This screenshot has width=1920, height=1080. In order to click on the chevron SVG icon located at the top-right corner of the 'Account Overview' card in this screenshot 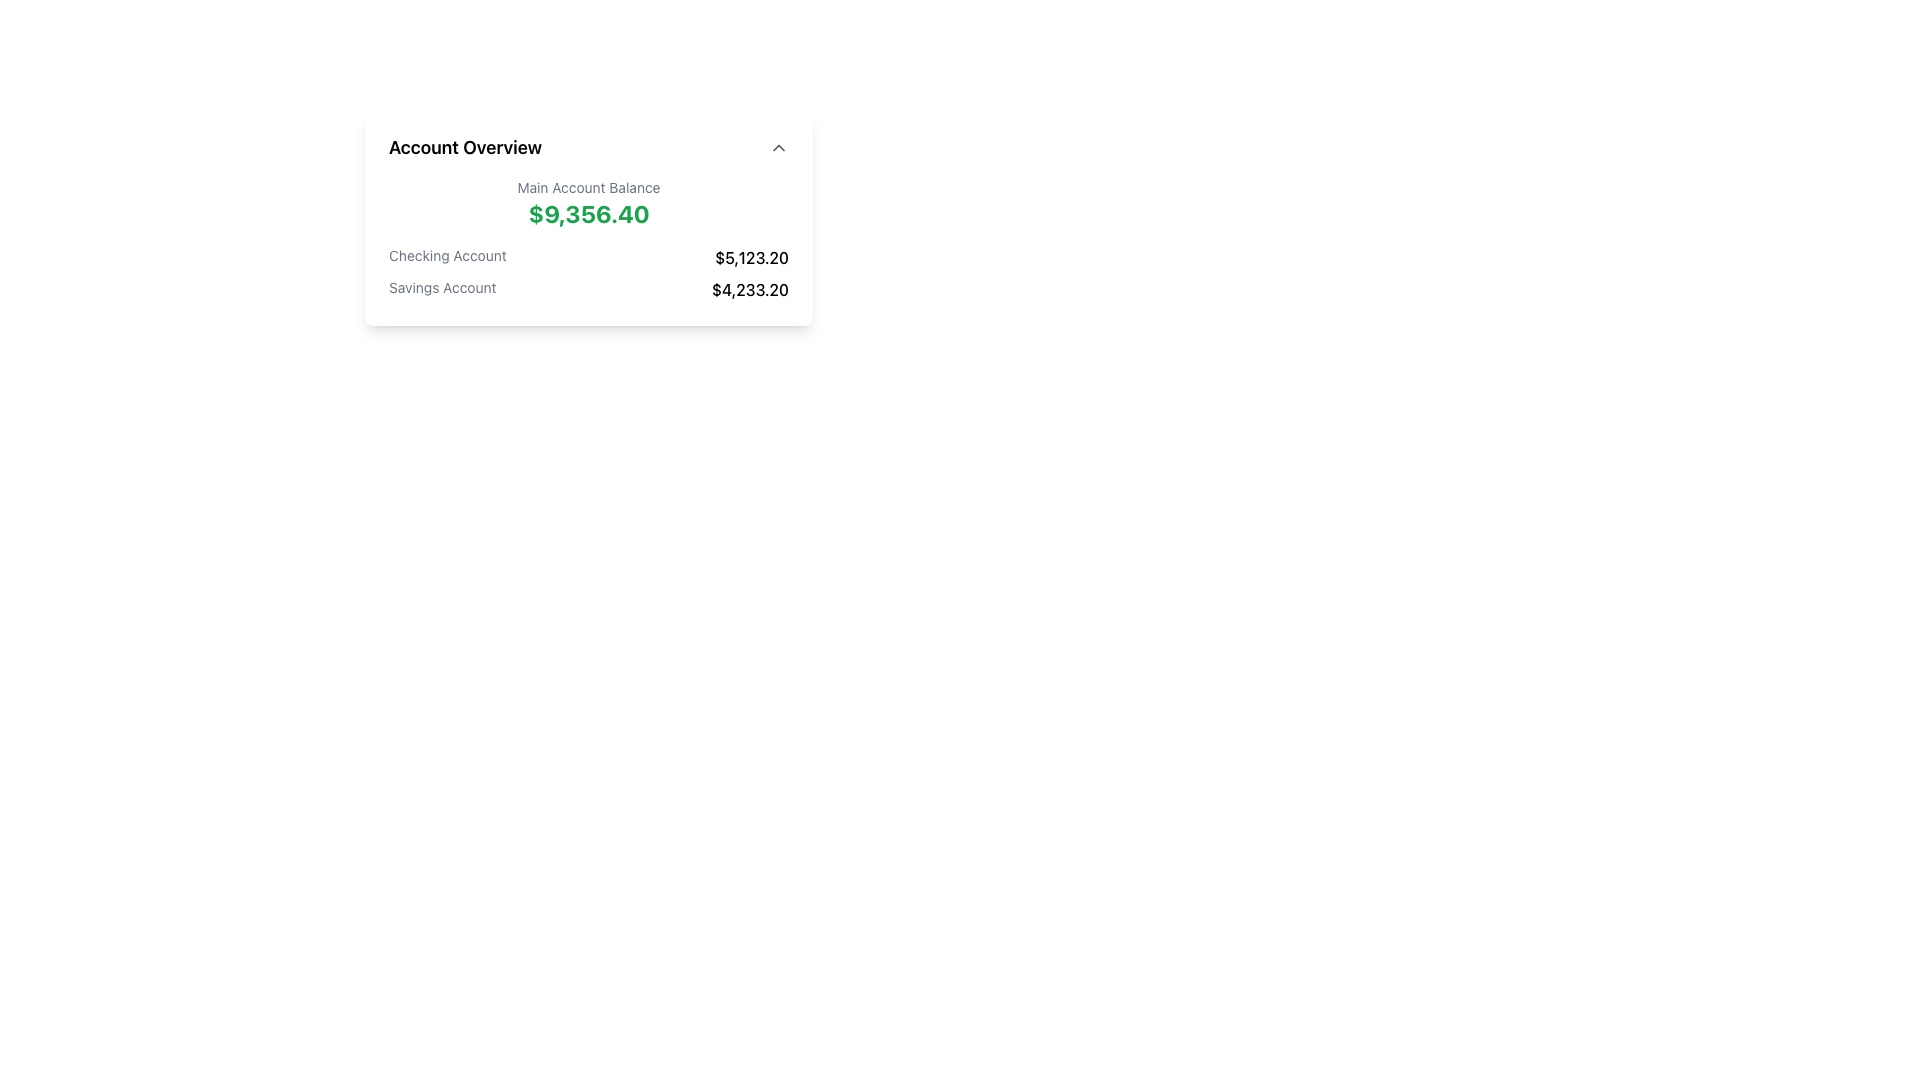, I will do `click(777, 146)`.